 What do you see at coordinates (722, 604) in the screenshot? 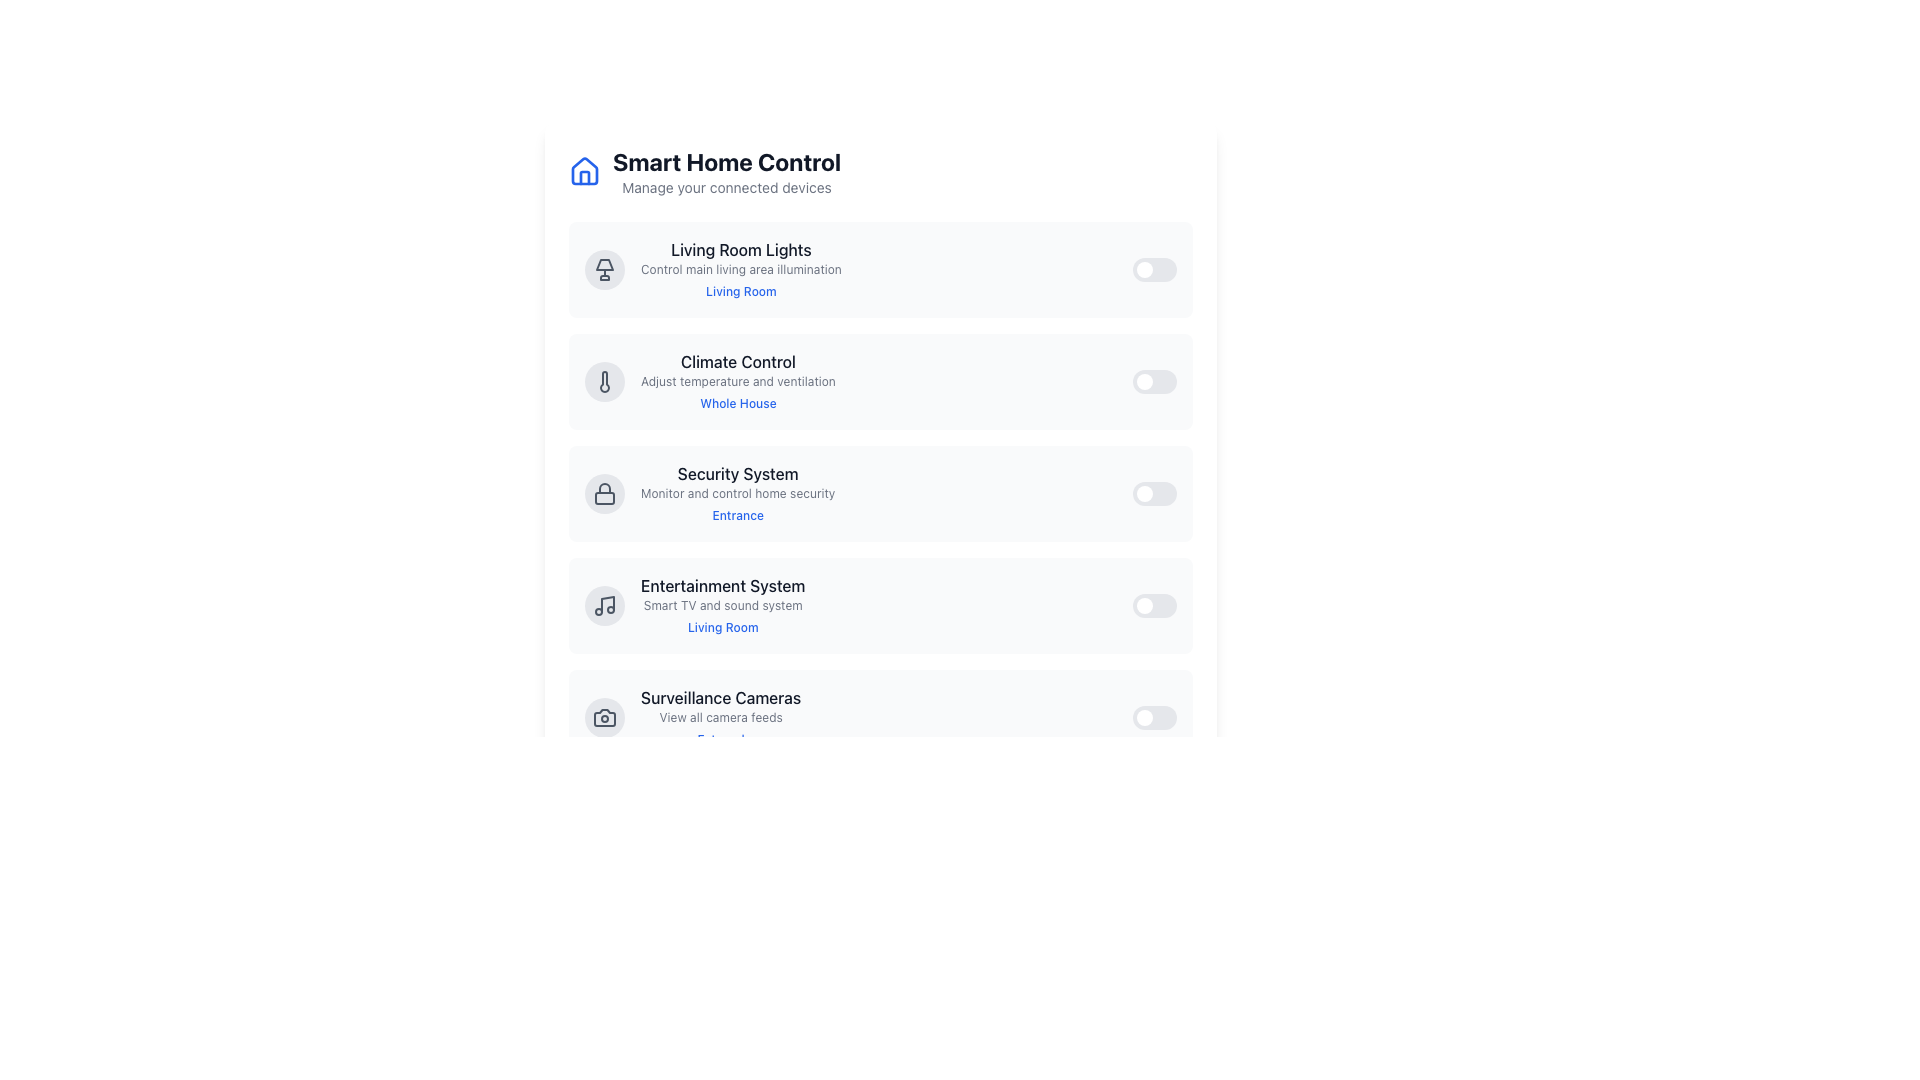
I see `the hyperlink in the 'Entertainment System' informational display component to read the descriptive text for information` at bounding box center [722, 604].